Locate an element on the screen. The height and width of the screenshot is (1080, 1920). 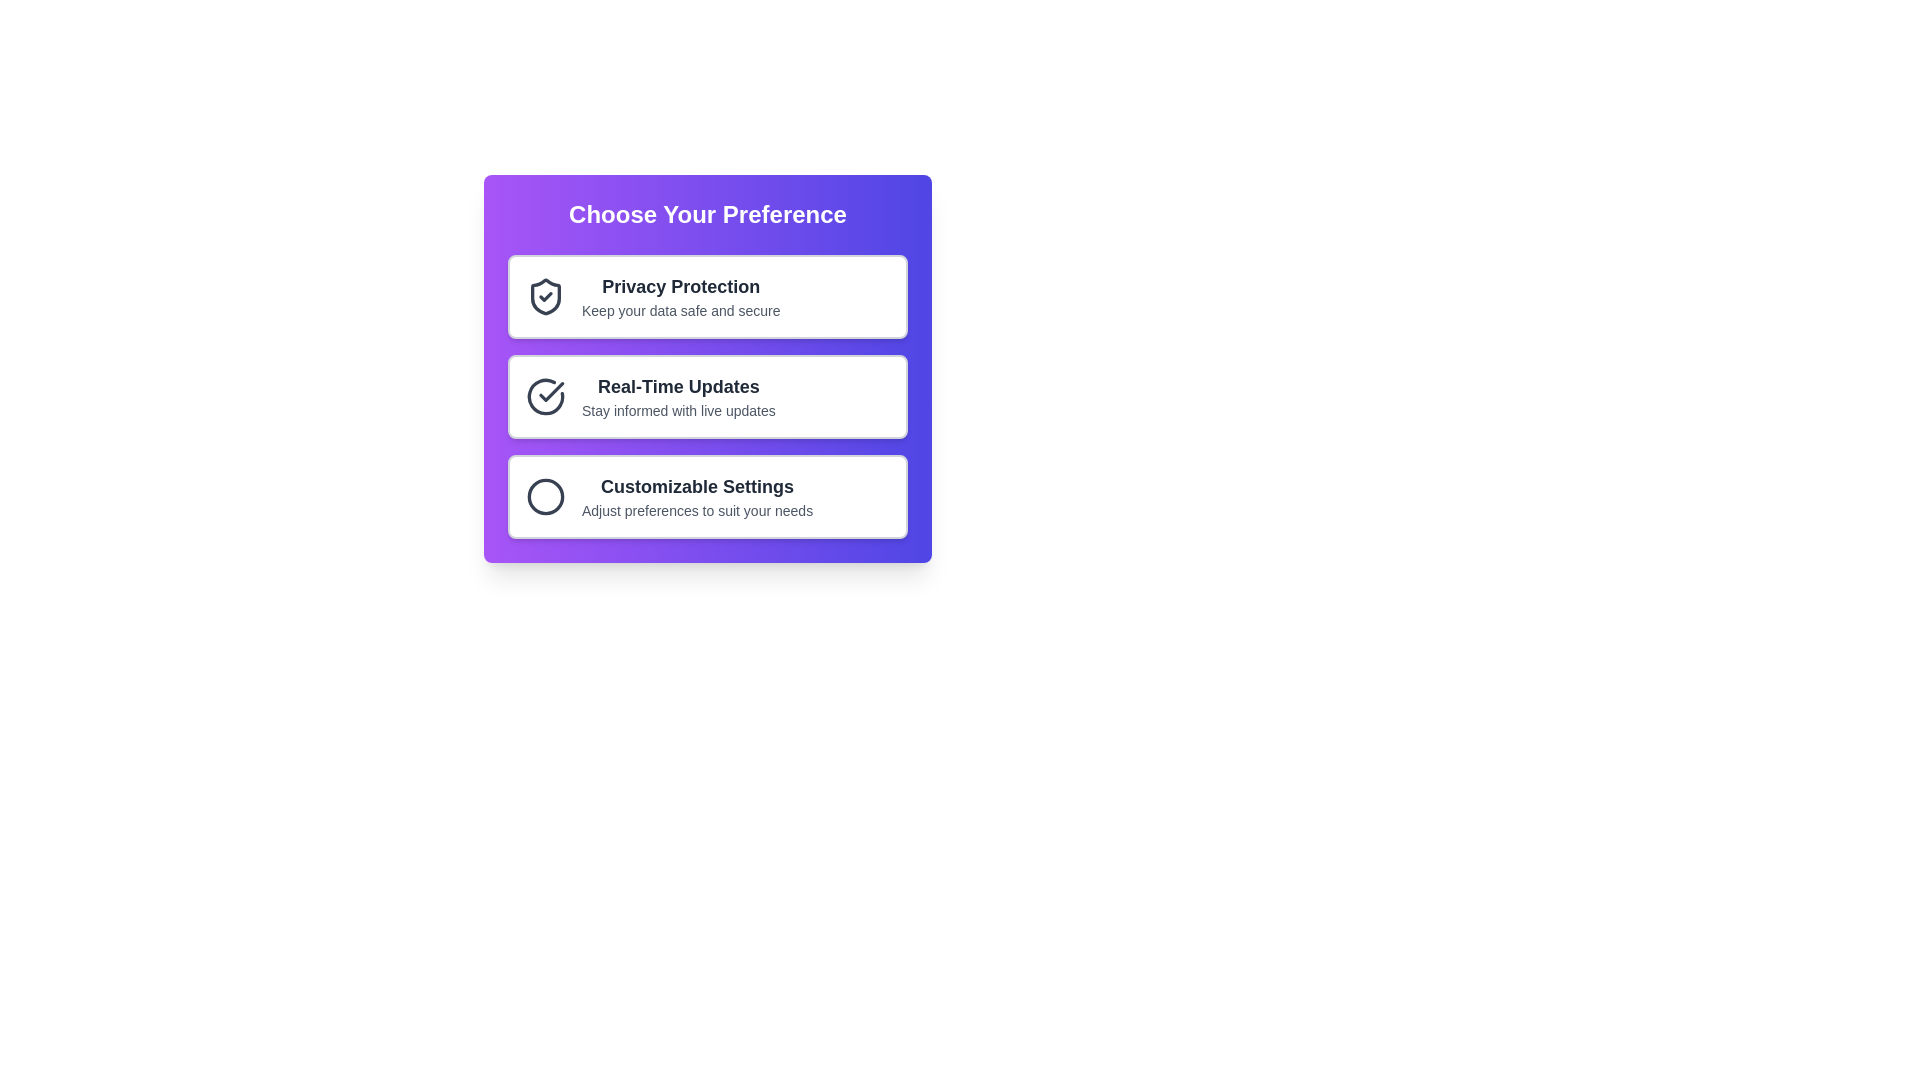
the Checkmark icon within the 'Real-Time Updates' SVG group, which indicates a selected state is located at coordinates (551, 392).